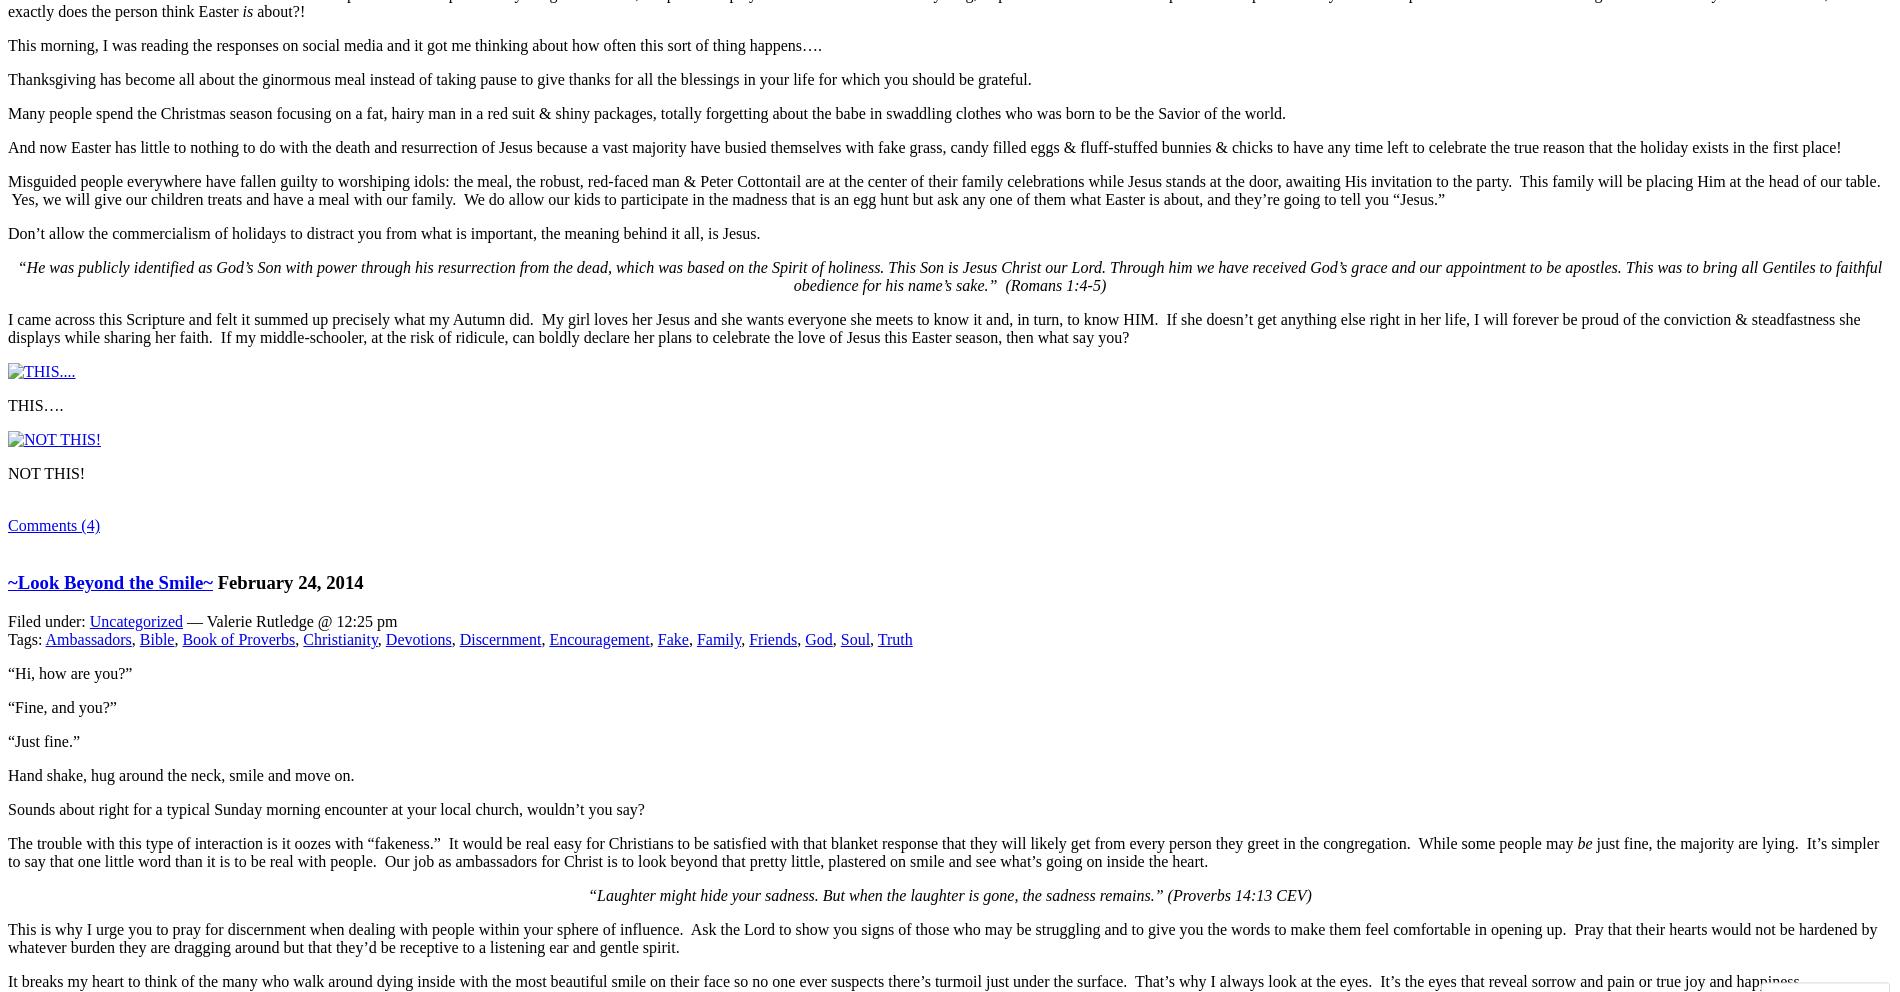 This screenshot has height=992, width=1900. I want to click on 'Don’t allow the commercialism of holidays to distract you from what is important, the meaning behind it all, is Jesus.', so click(7, 233).